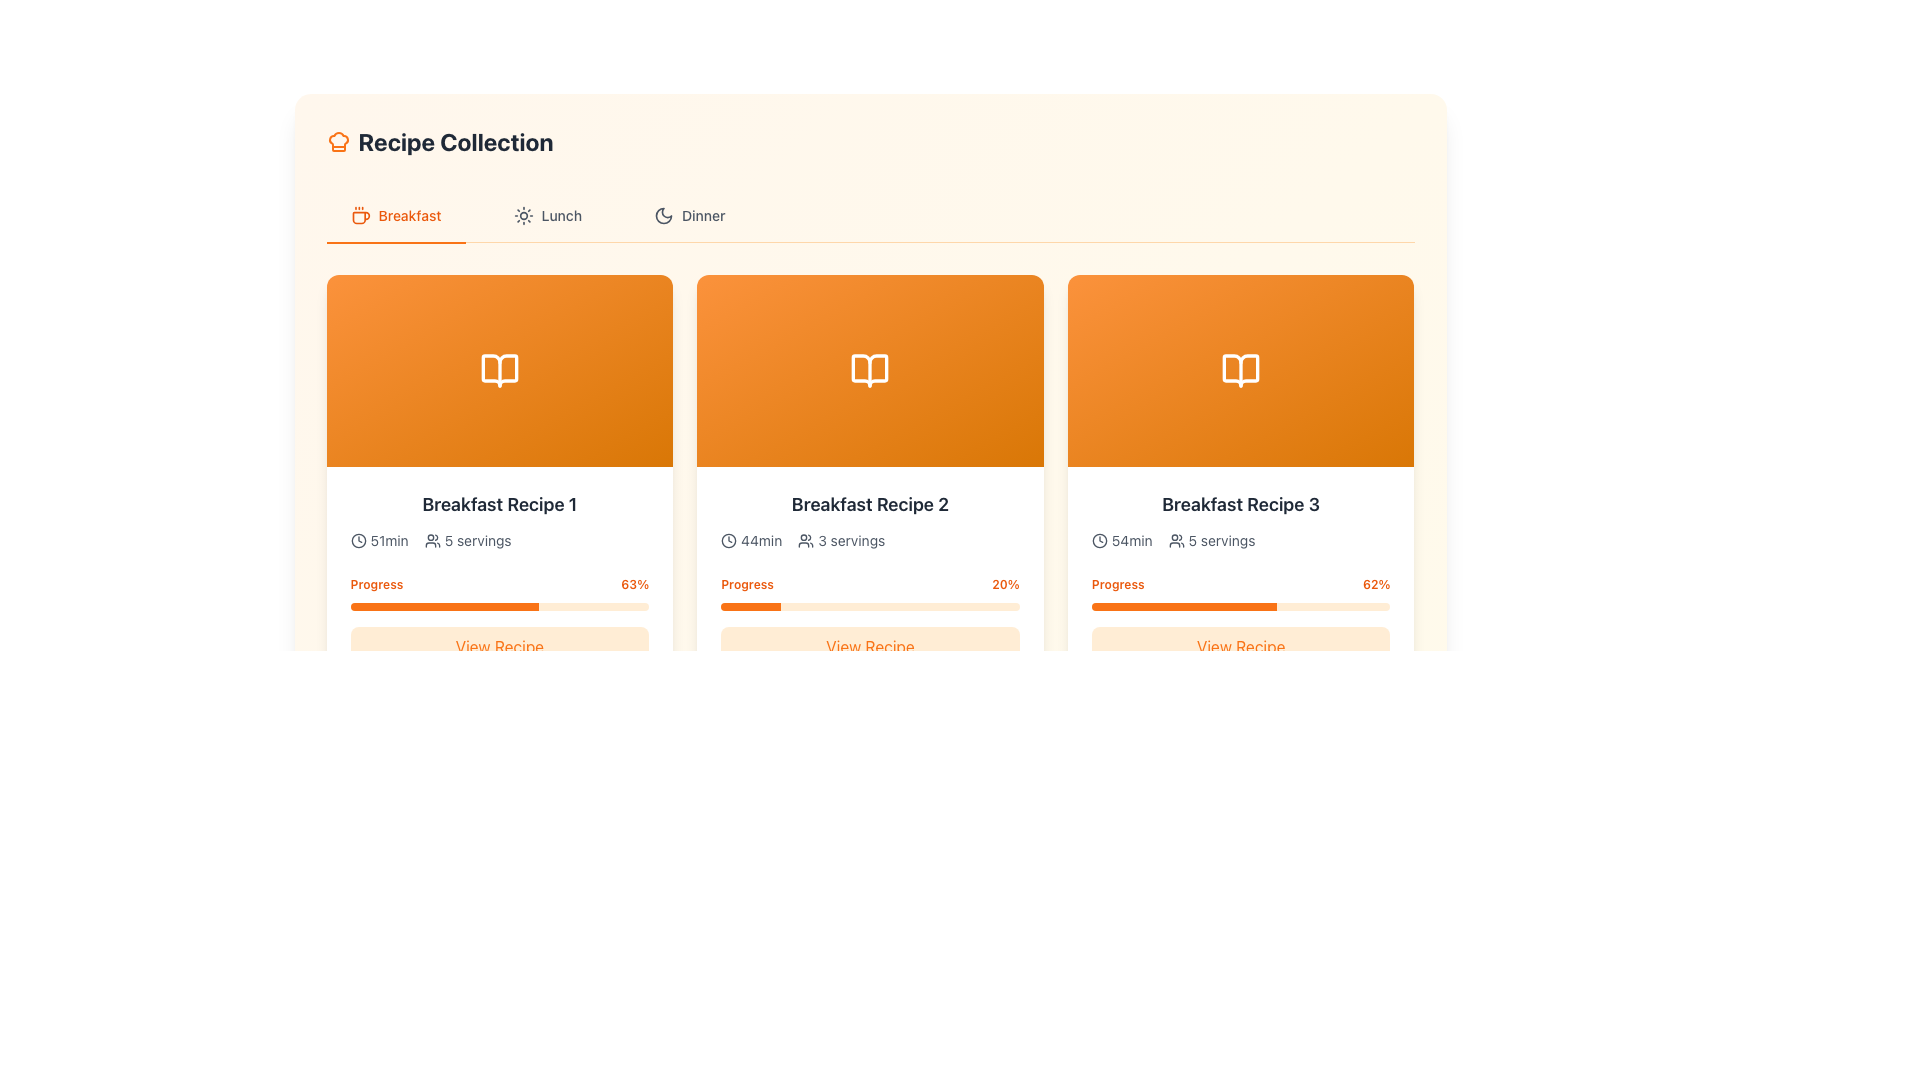 The image size is (1920, 1080). Describe the element at coordinates (870, 647) in the screenshot. I see `the 'View Recipe' button with a light orange background located at the bottom of the 'Breakfast Recipe 2' card, which is directly below the progress bar` at that location.